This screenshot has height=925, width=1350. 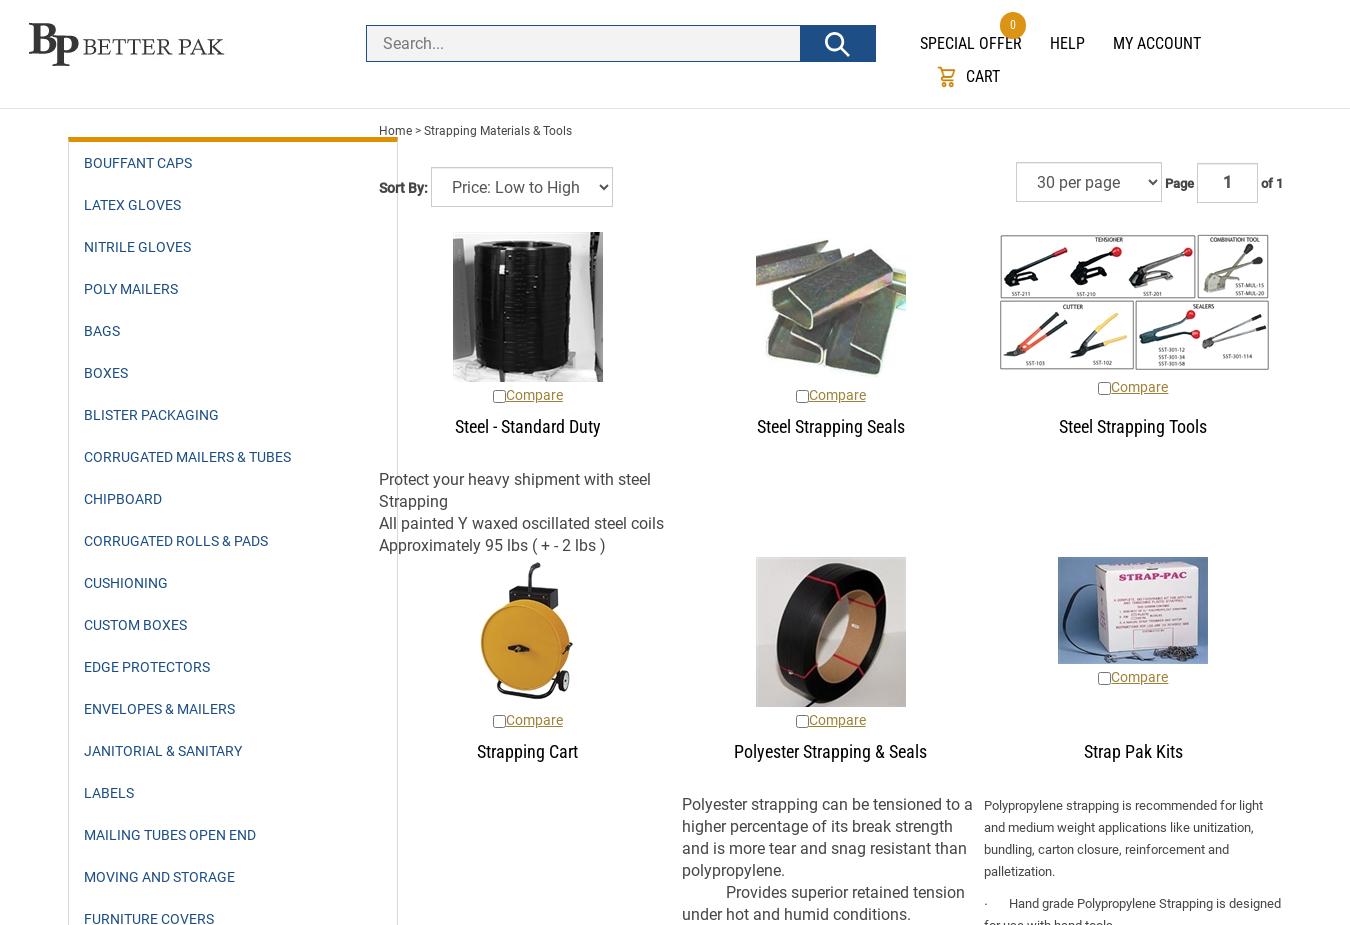 I want to click on '>', so click(x=417, y=129).